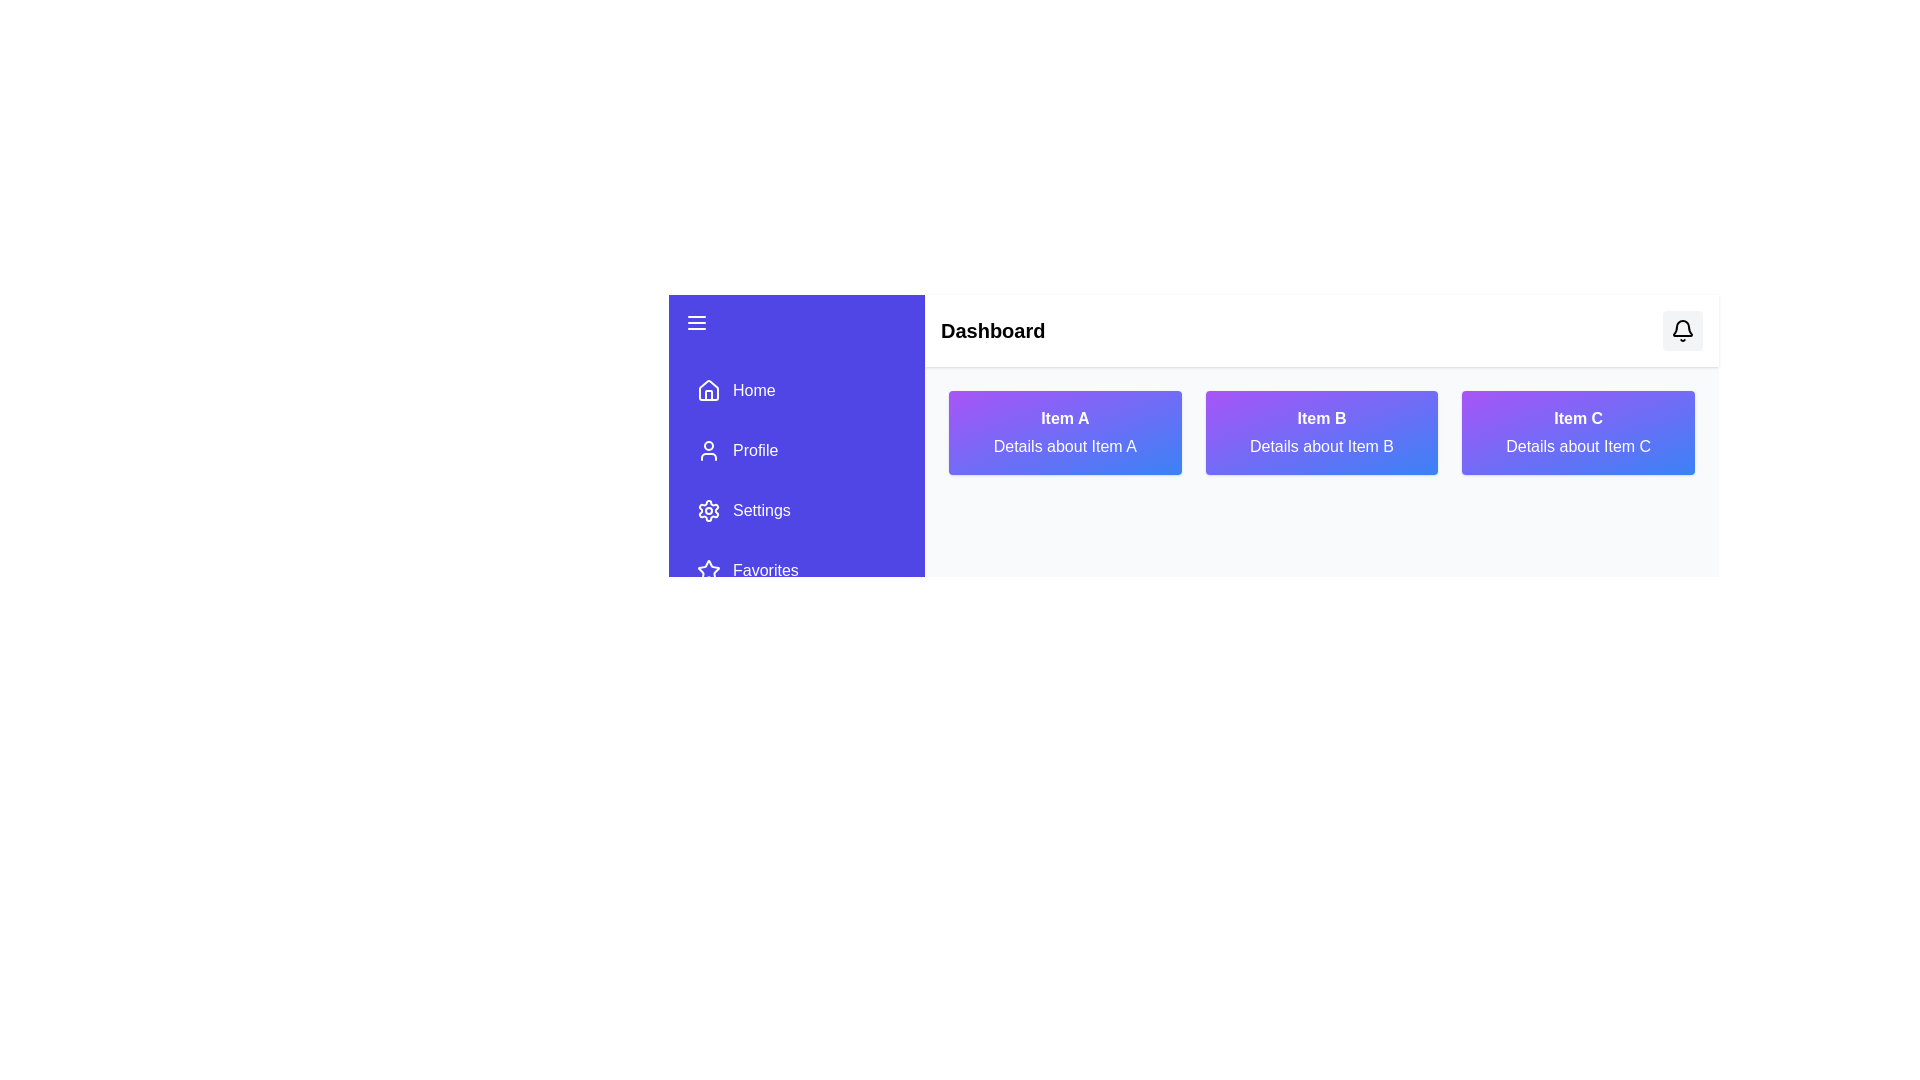 Image resolution: width=1920 pixels, height=1080 pixels. What do you see at coordinates (709, 509) in the screenshot?
I see `the gear icon in the left sidebar menu, which represents the settings option` at bounding box center [709, 509].